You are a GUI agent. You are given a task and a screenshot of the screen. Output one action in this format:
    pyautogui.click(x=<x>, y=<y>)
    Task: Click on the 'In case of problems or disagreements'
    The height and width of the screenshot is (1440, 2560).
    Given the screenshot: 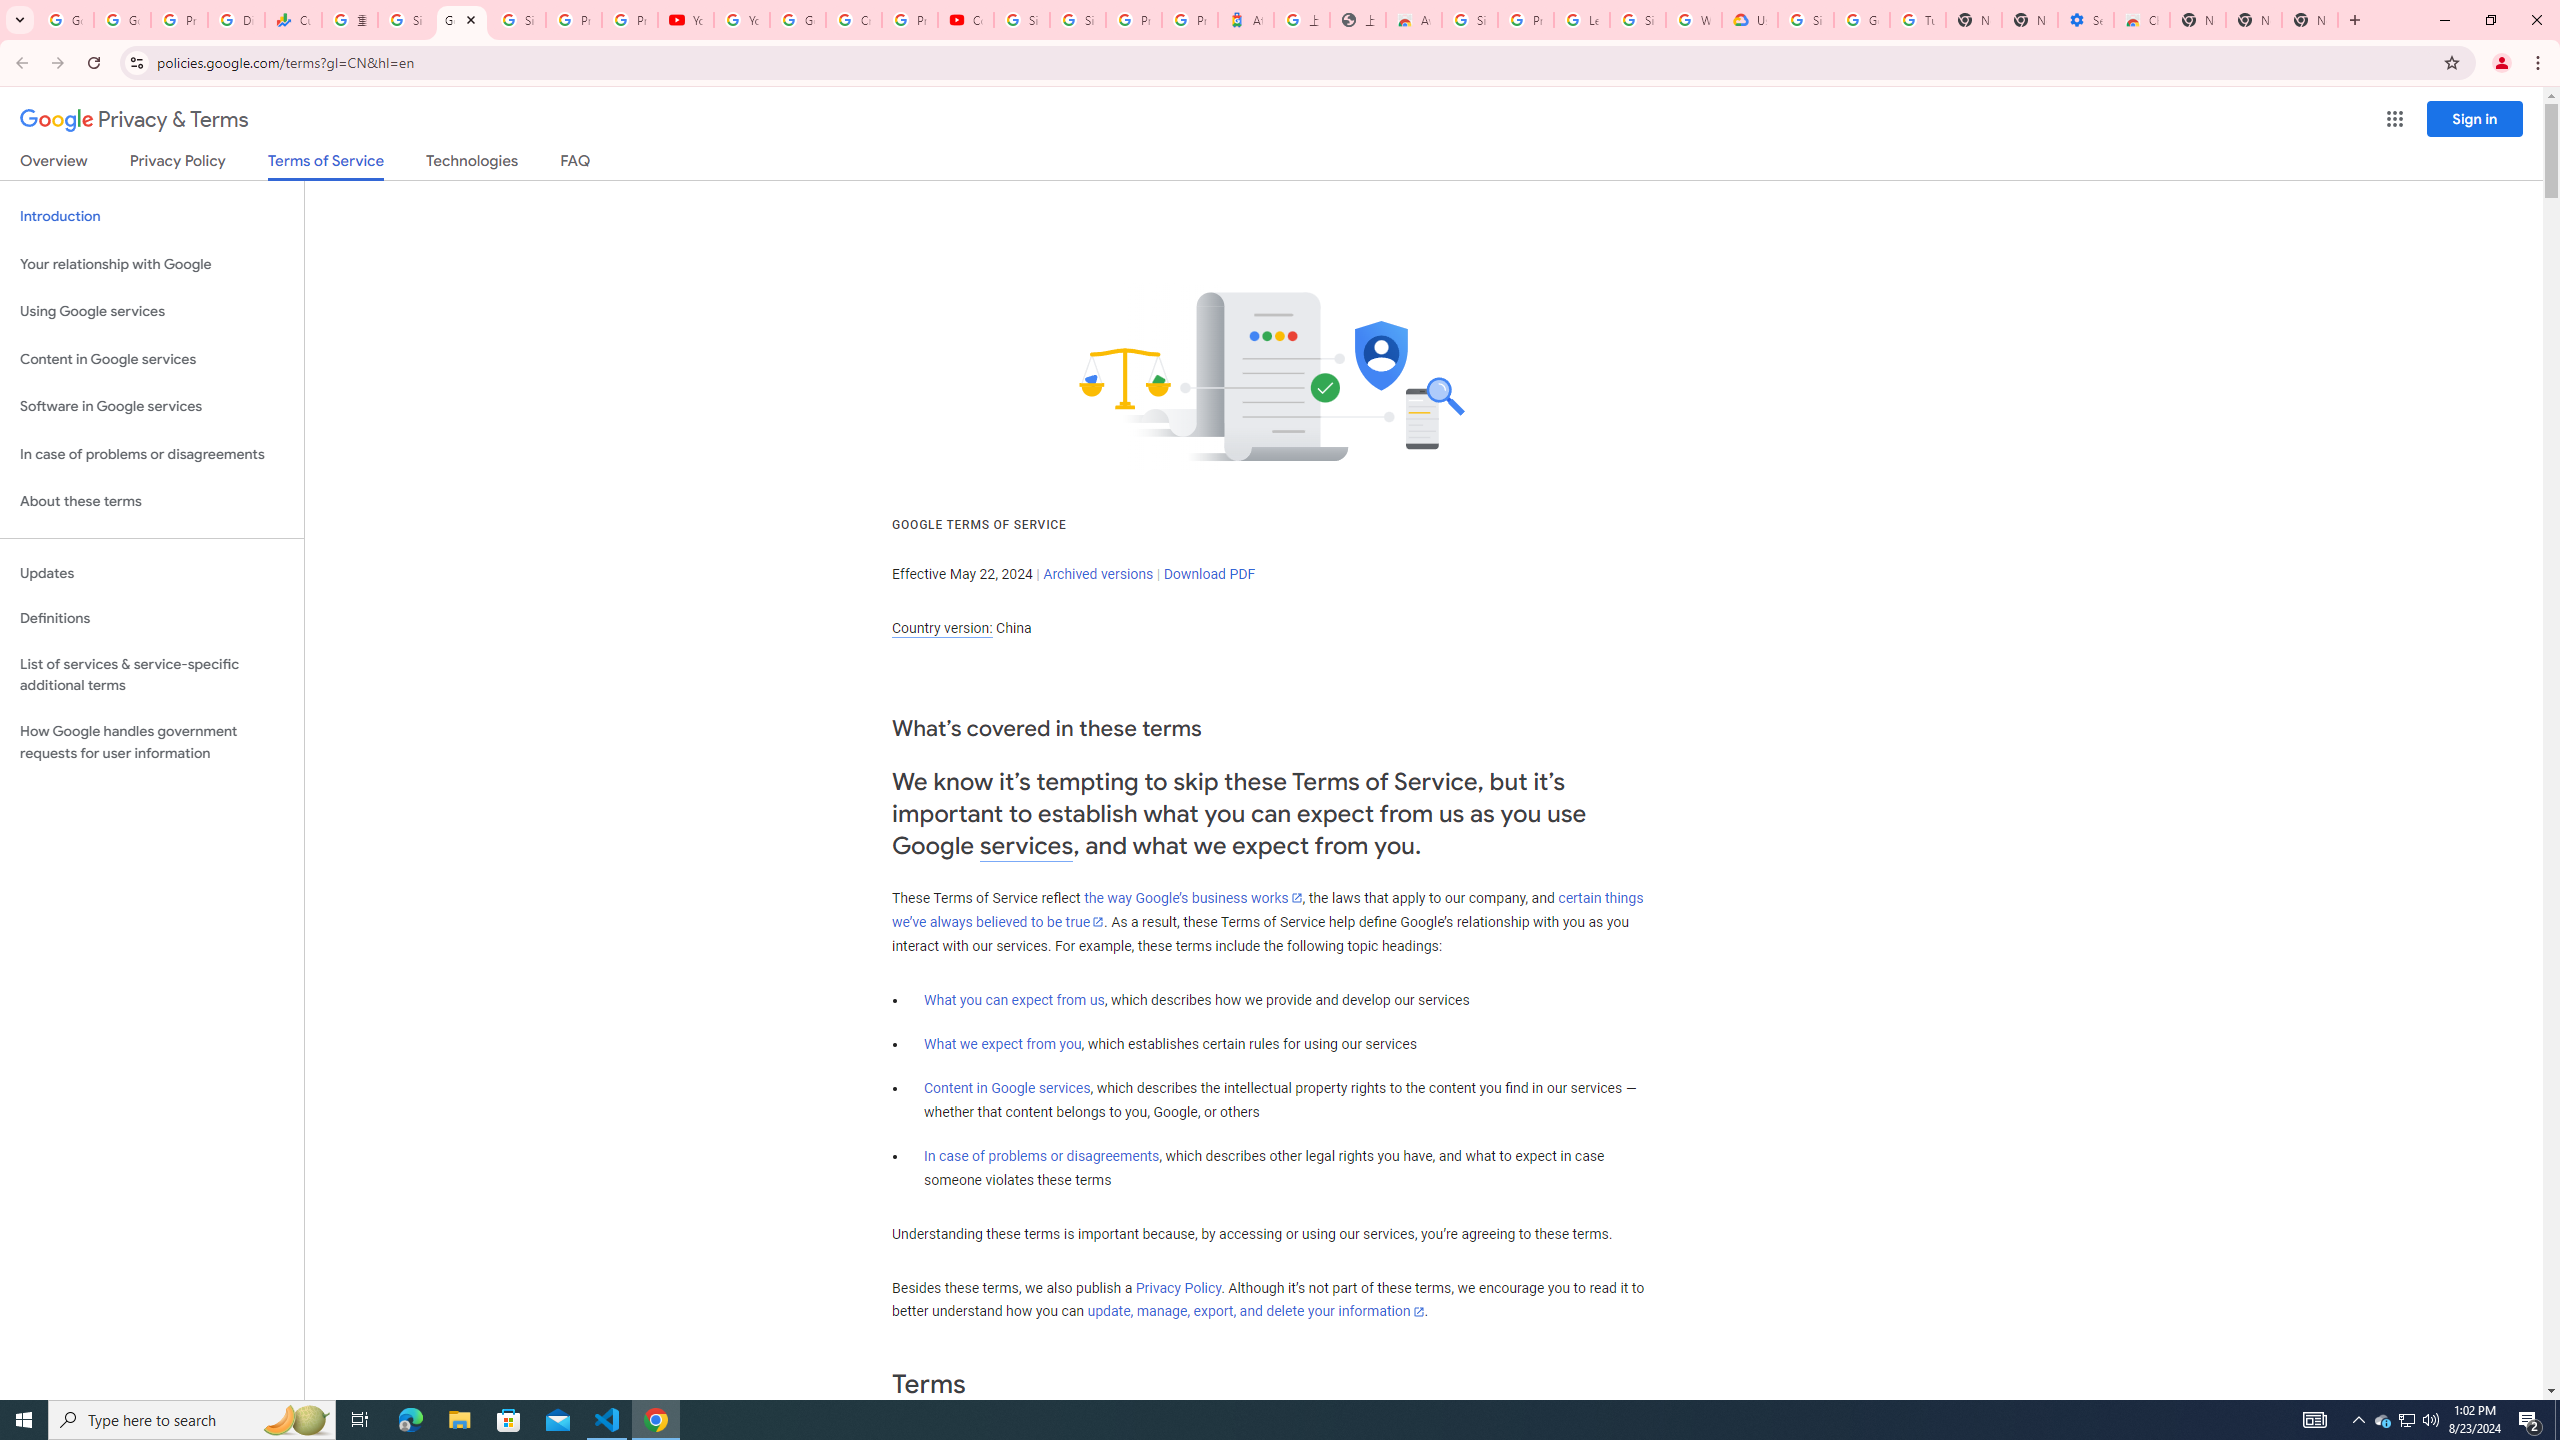 What is the action you would take?
    pyautogui.click(x=1040, y=1156)
    